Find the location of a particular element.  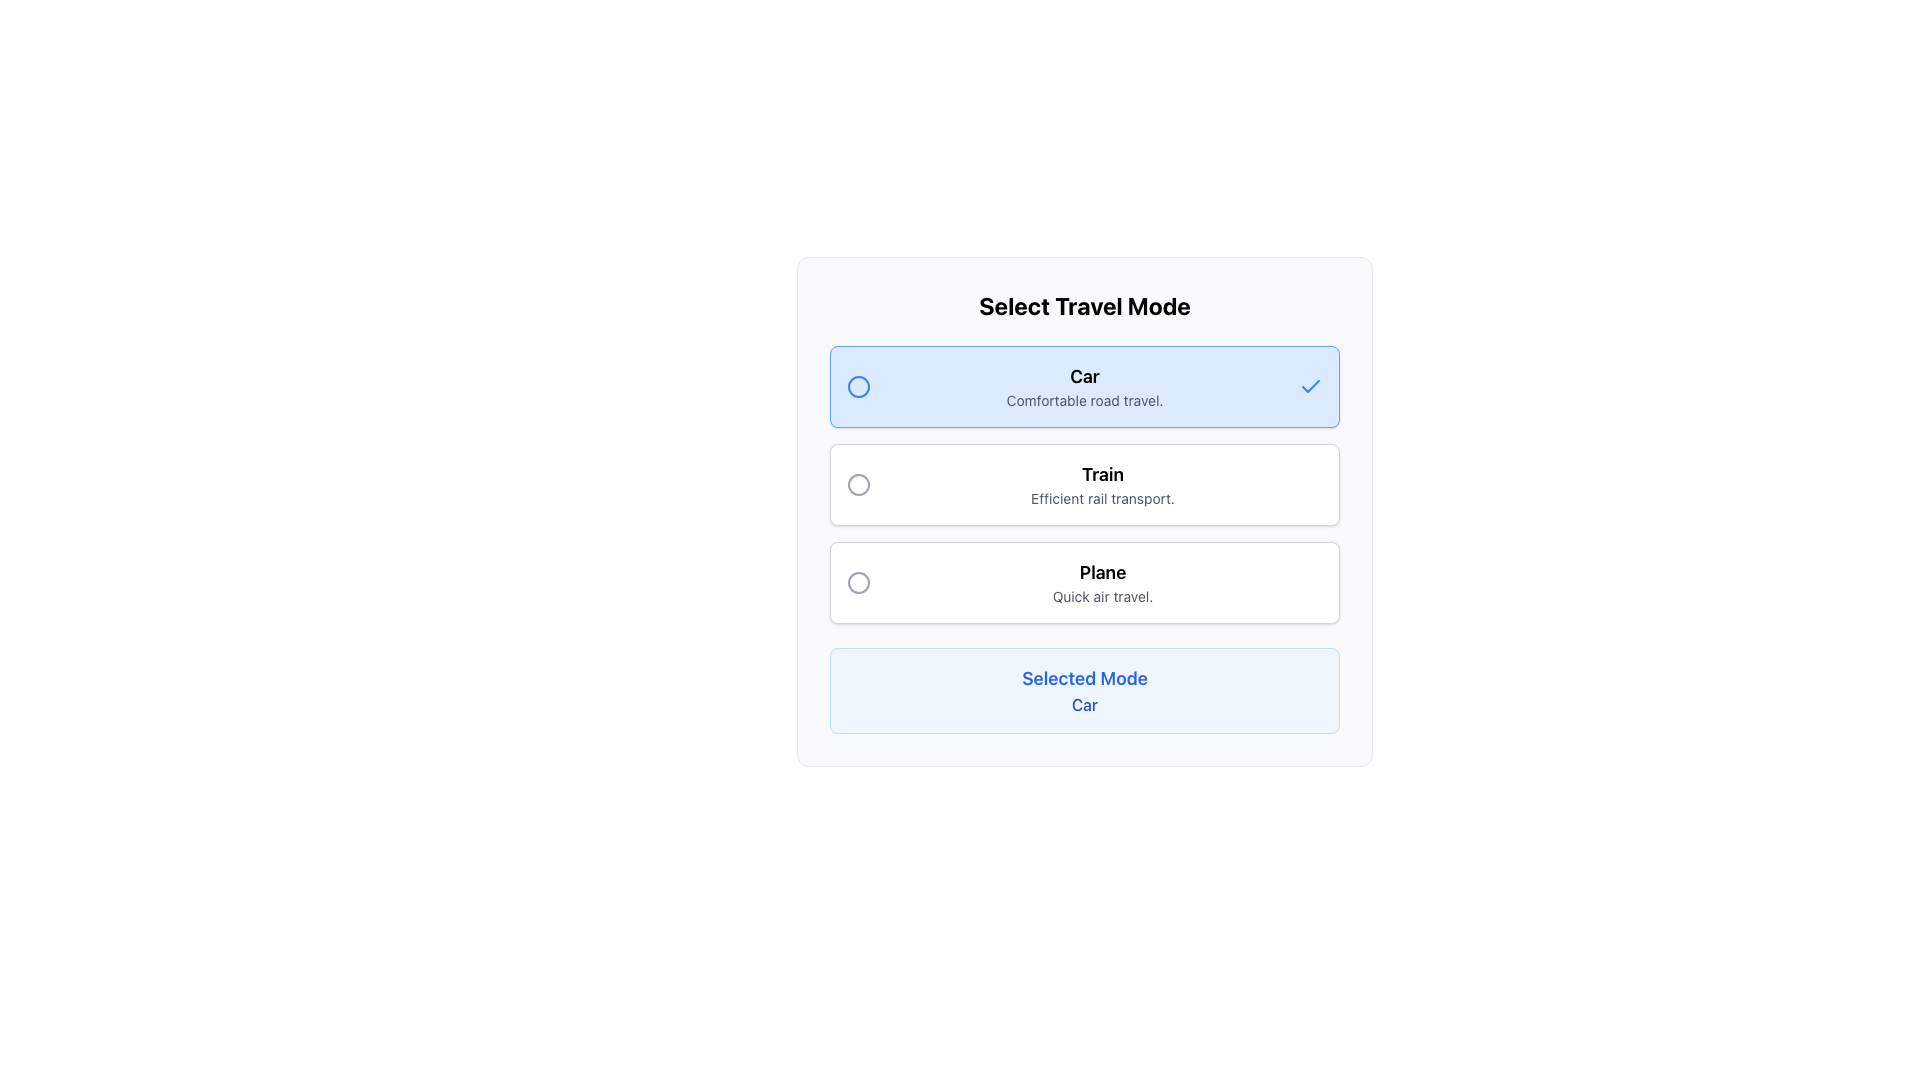

the bold, black text label reading 'Train', which is styled with a larger font size and is part of the transportation selection interface is located at coordinates (1102, 474).